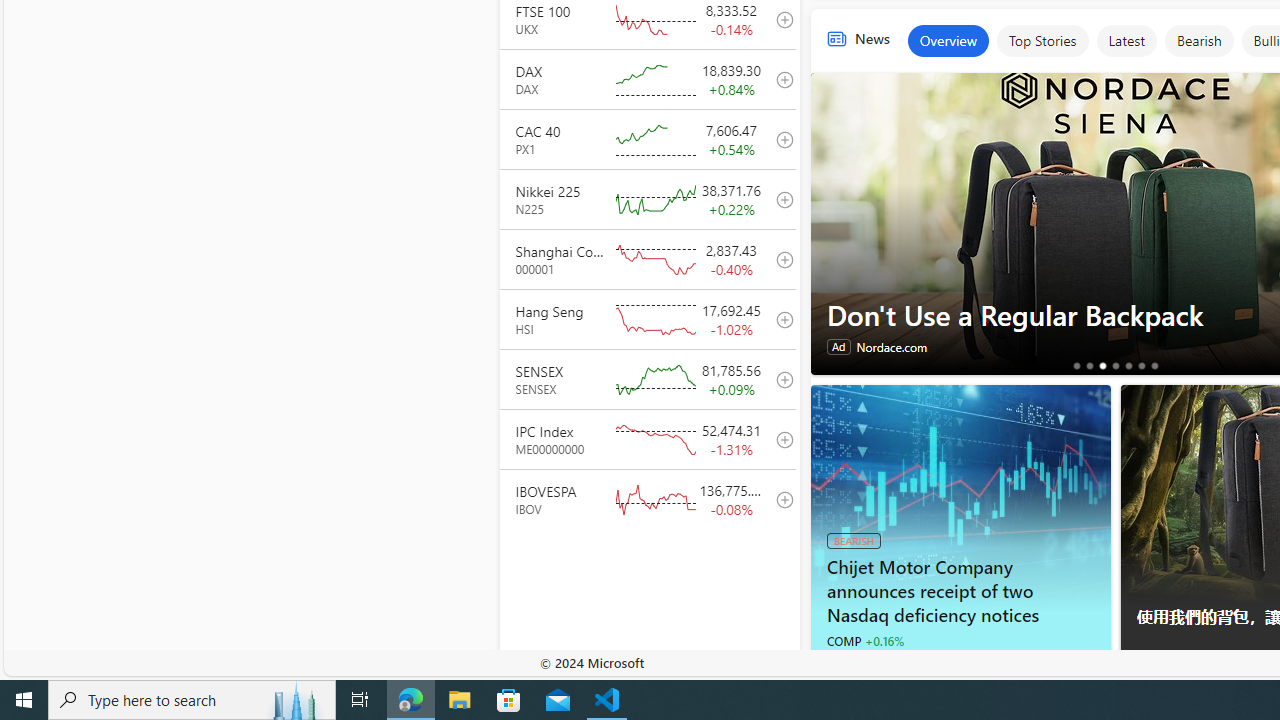 The image size is (1280, 720). What do you see at coordinates (1126, 41) in the screenshot?
I see `'Latest'` at bounding box center [1126, 41].